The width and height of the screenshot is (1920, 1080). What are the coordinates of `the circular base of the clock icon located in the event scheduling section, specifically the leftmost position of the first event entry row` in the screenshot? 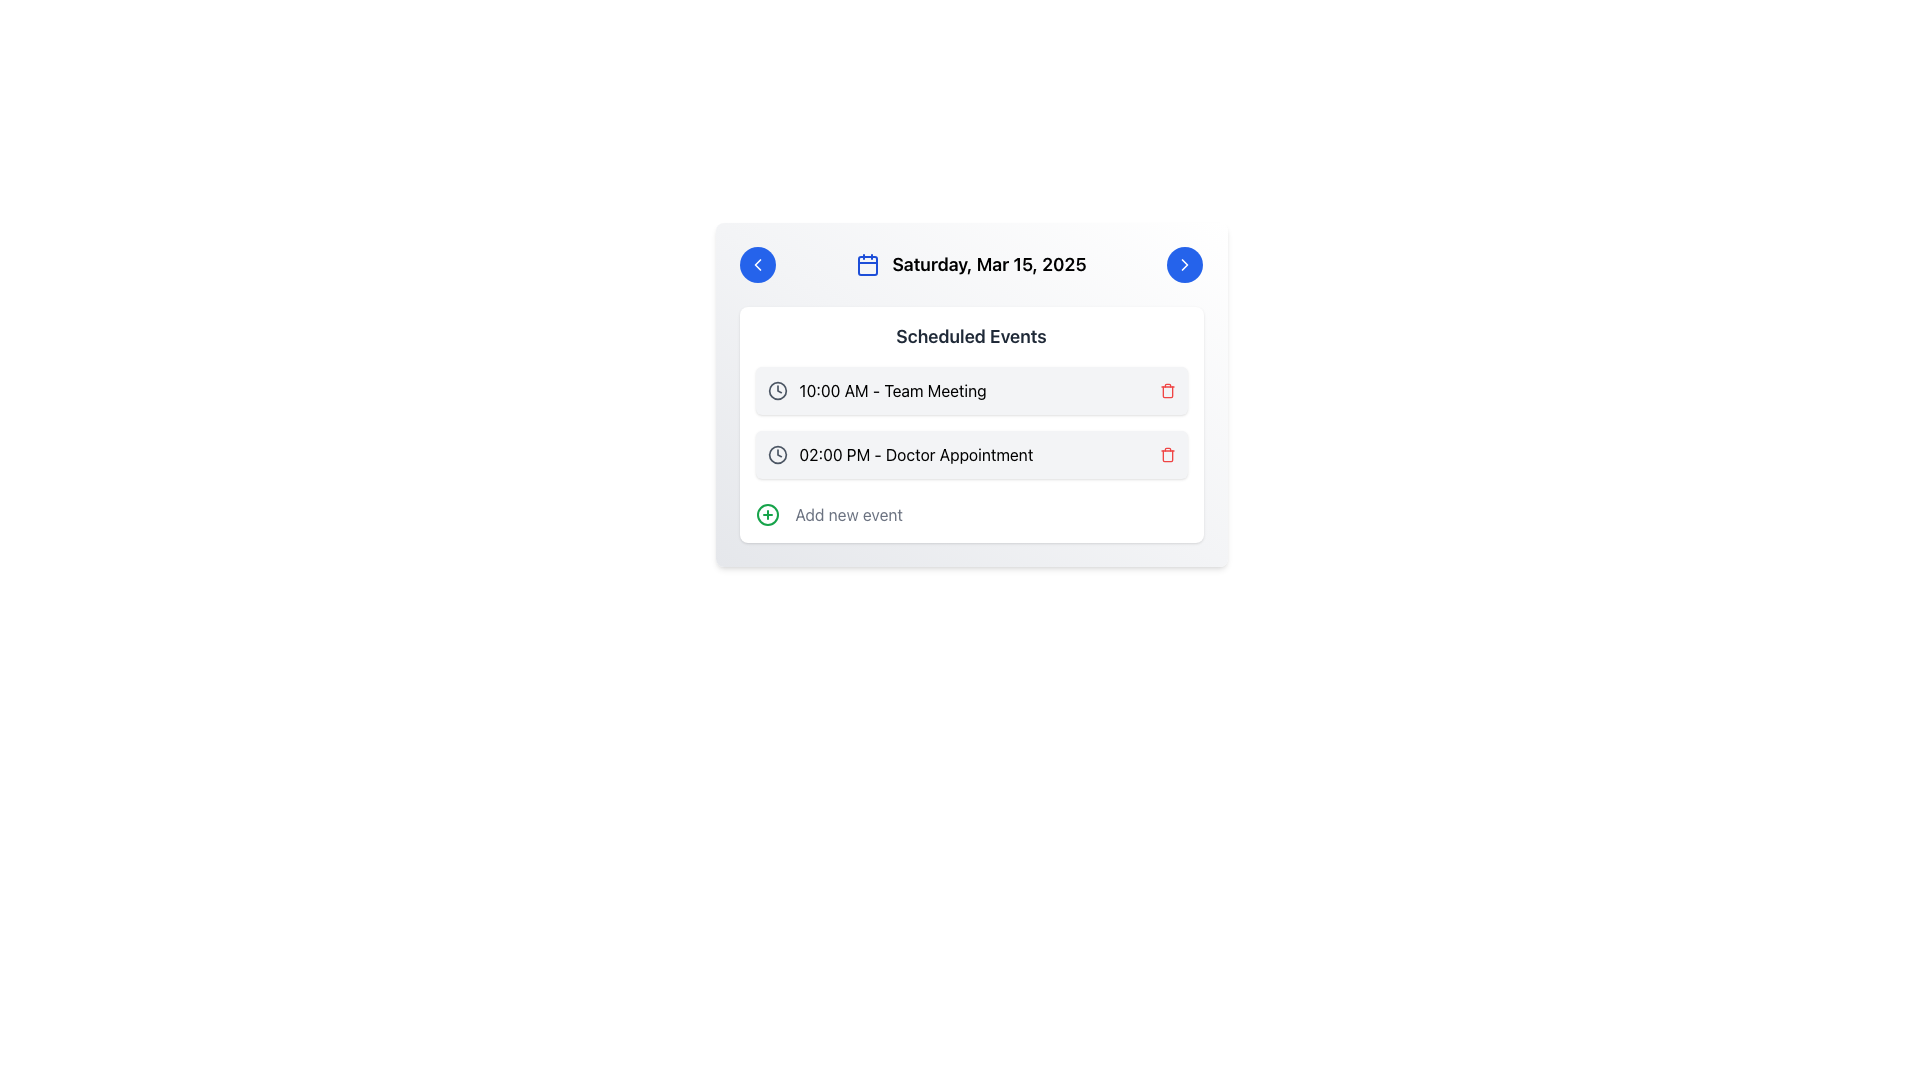 It's located at (776, 455).